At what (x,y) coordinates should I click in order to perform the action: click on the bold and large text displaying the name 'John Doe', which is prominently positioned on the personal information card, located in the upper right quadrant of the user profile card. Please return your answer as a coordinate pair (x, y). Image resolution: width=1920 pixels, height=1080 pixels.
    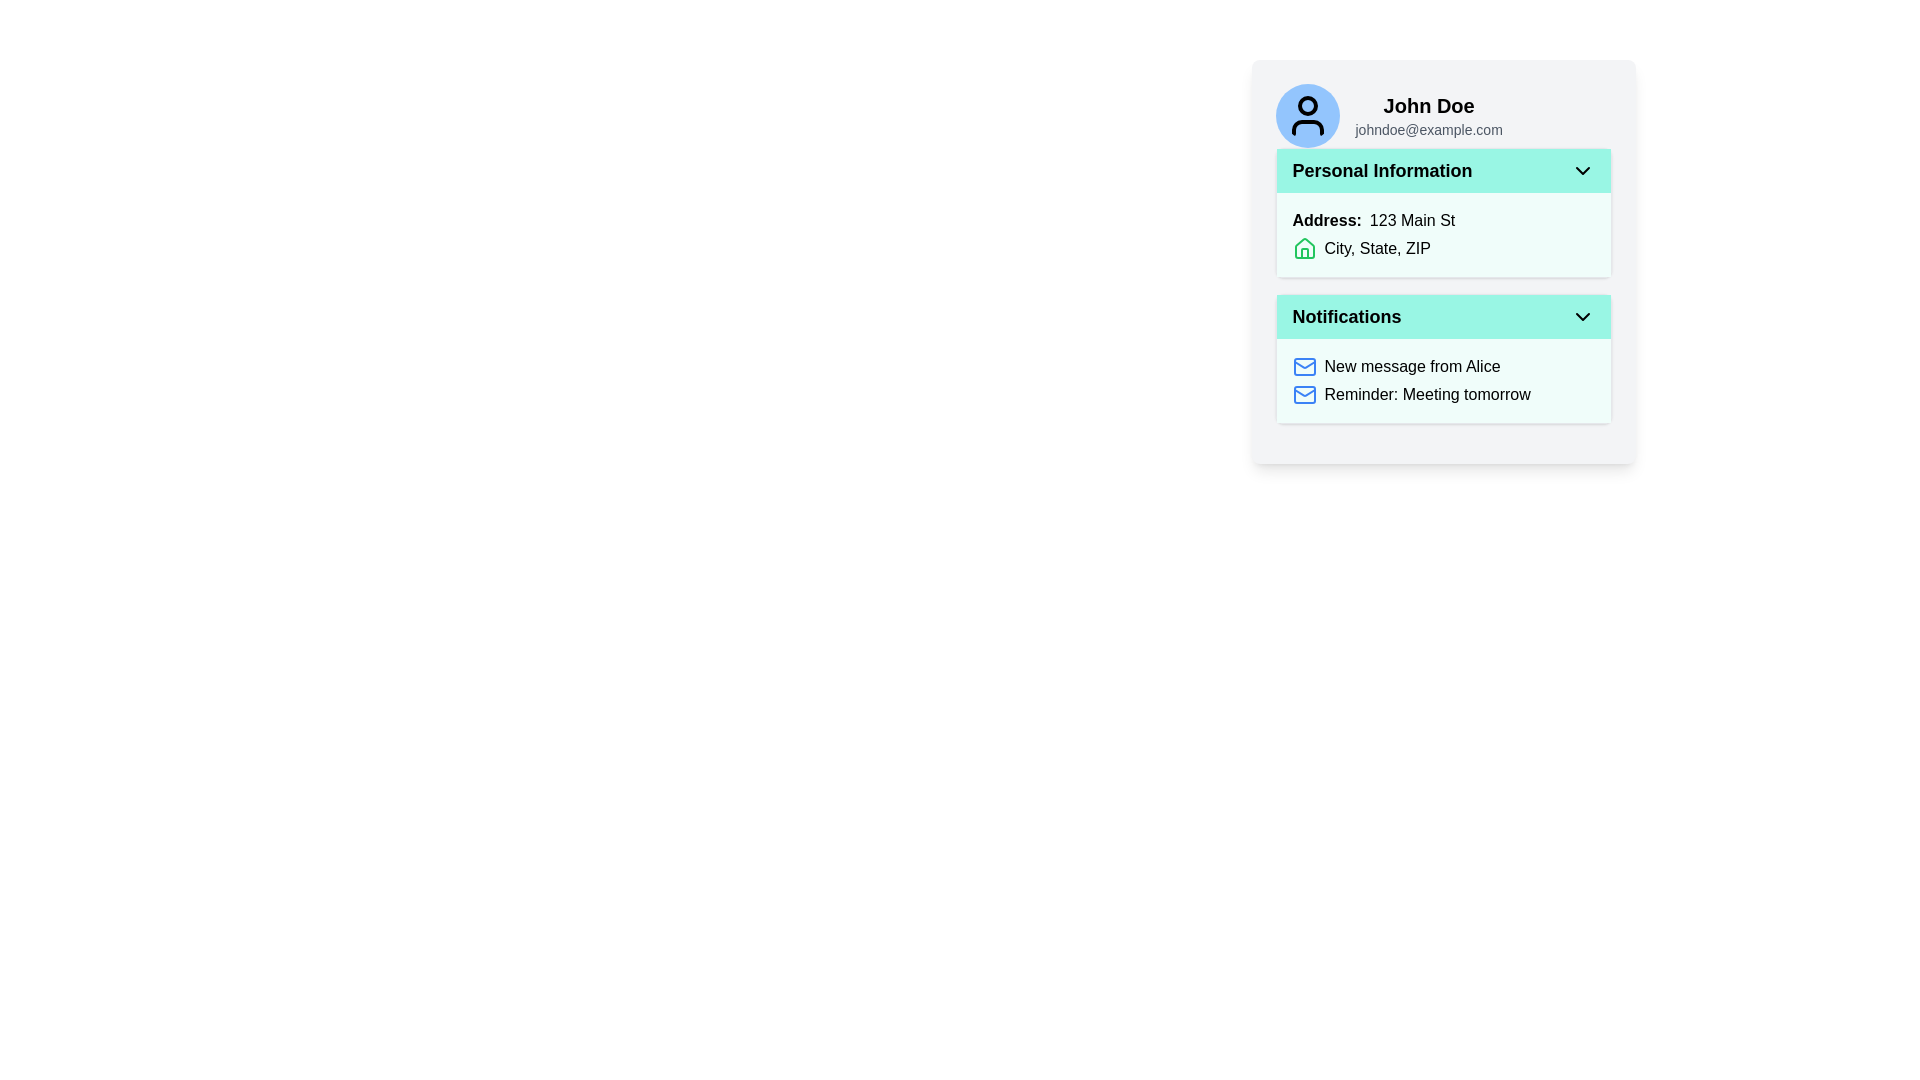
    Looking at the image, I should click on (1428, 105).